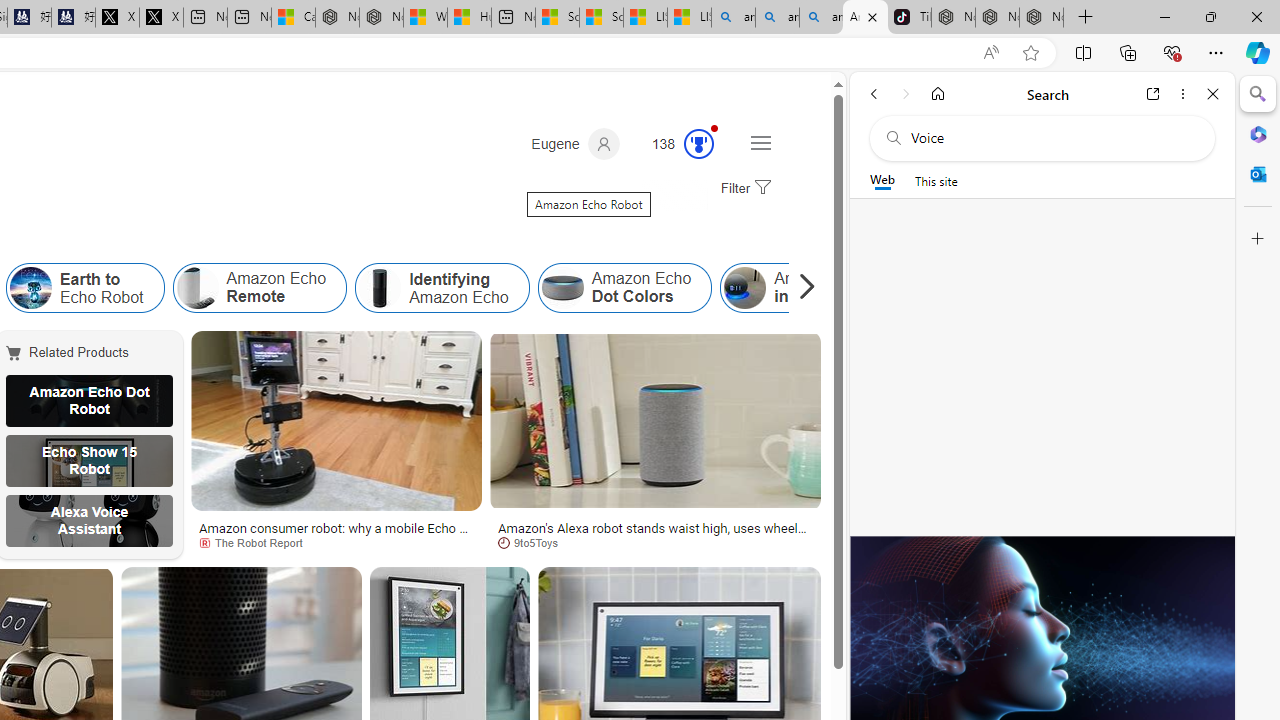 The height and width of the screenshot is (720, 1280). Describe the element at coordinates (952, 17) in the screenshot. I see `'Nordace - Best Sellers'` at that location.